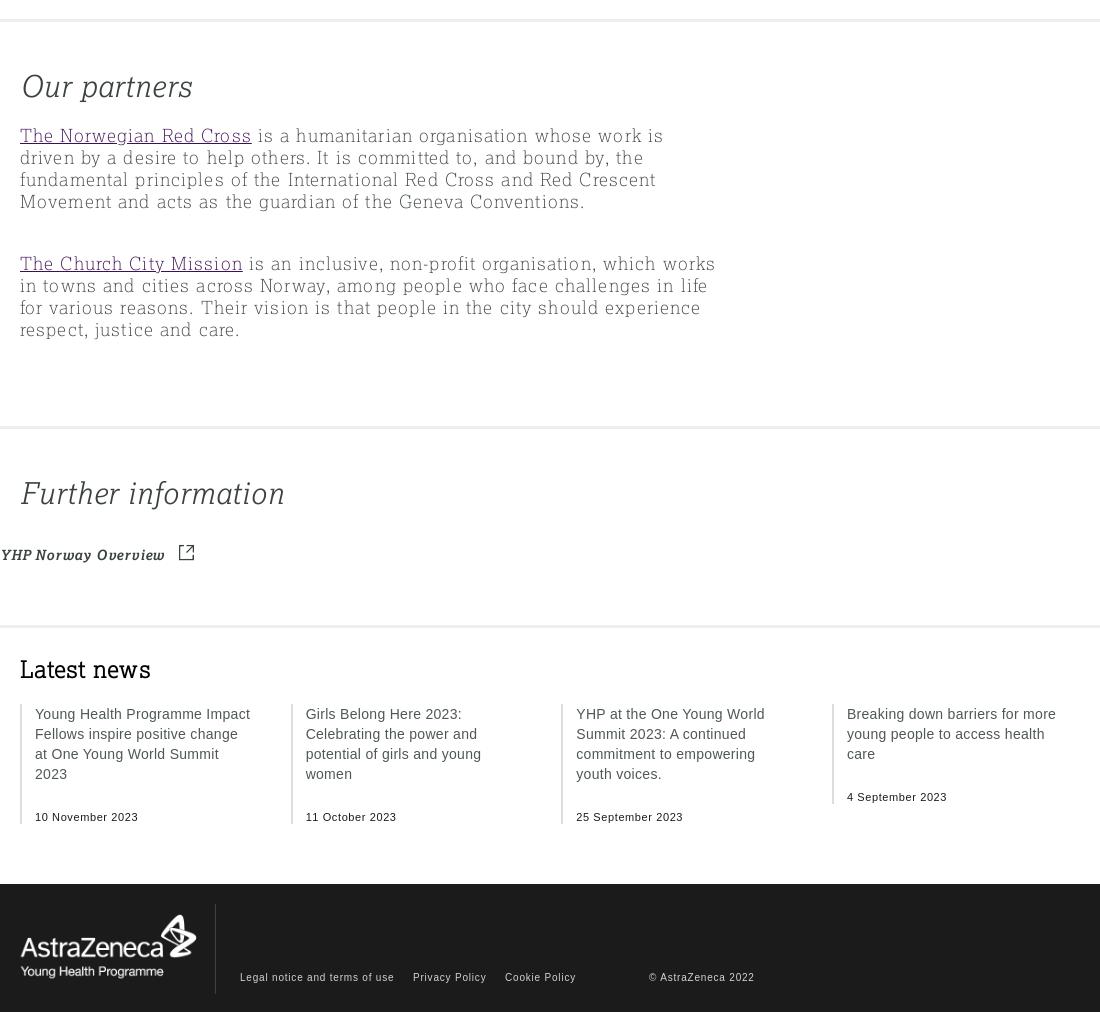  Describe the element at coordinates (135, 135) in the screenshot. I see `'The Norwegian Red Cross'` at that location.